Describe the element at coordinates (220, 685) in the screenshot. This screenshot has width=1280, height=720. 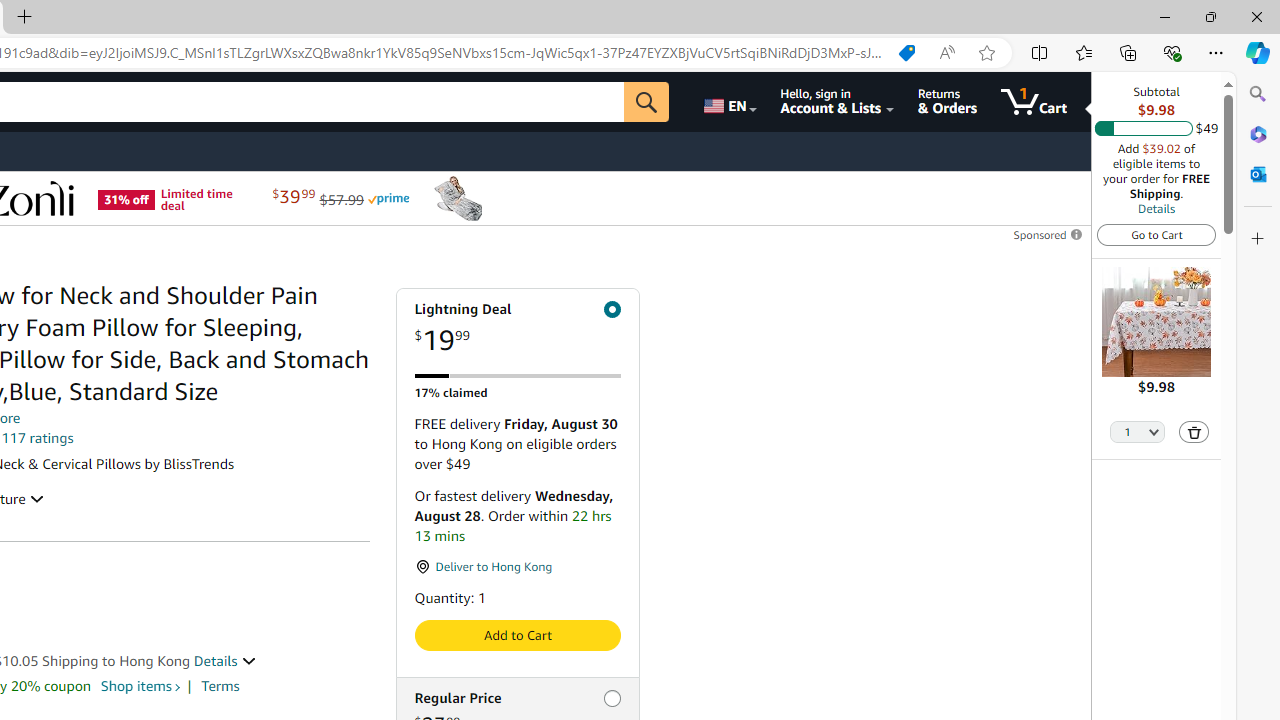
I see `'Terms'` at that location.